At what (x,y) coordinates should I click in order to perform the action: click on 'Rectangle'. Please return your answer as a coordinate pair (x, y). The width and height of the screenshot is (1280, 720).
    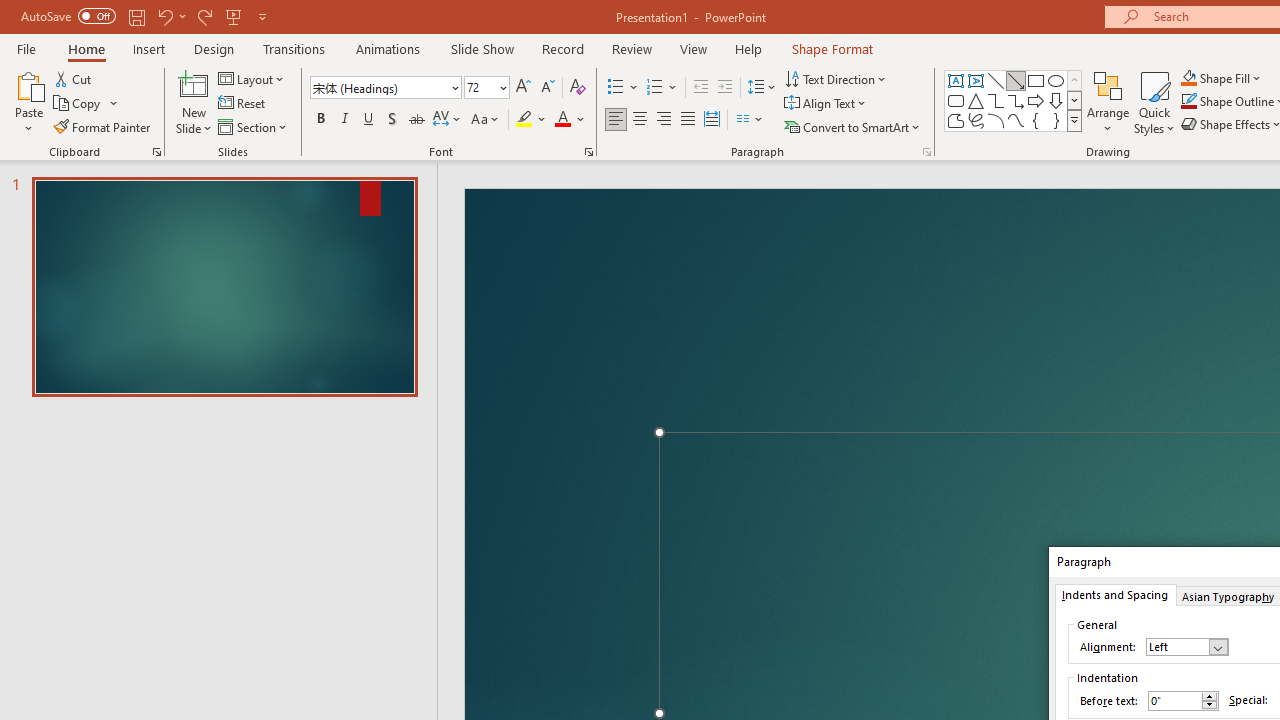
    Looking at the image, I should click on (1036, 80).